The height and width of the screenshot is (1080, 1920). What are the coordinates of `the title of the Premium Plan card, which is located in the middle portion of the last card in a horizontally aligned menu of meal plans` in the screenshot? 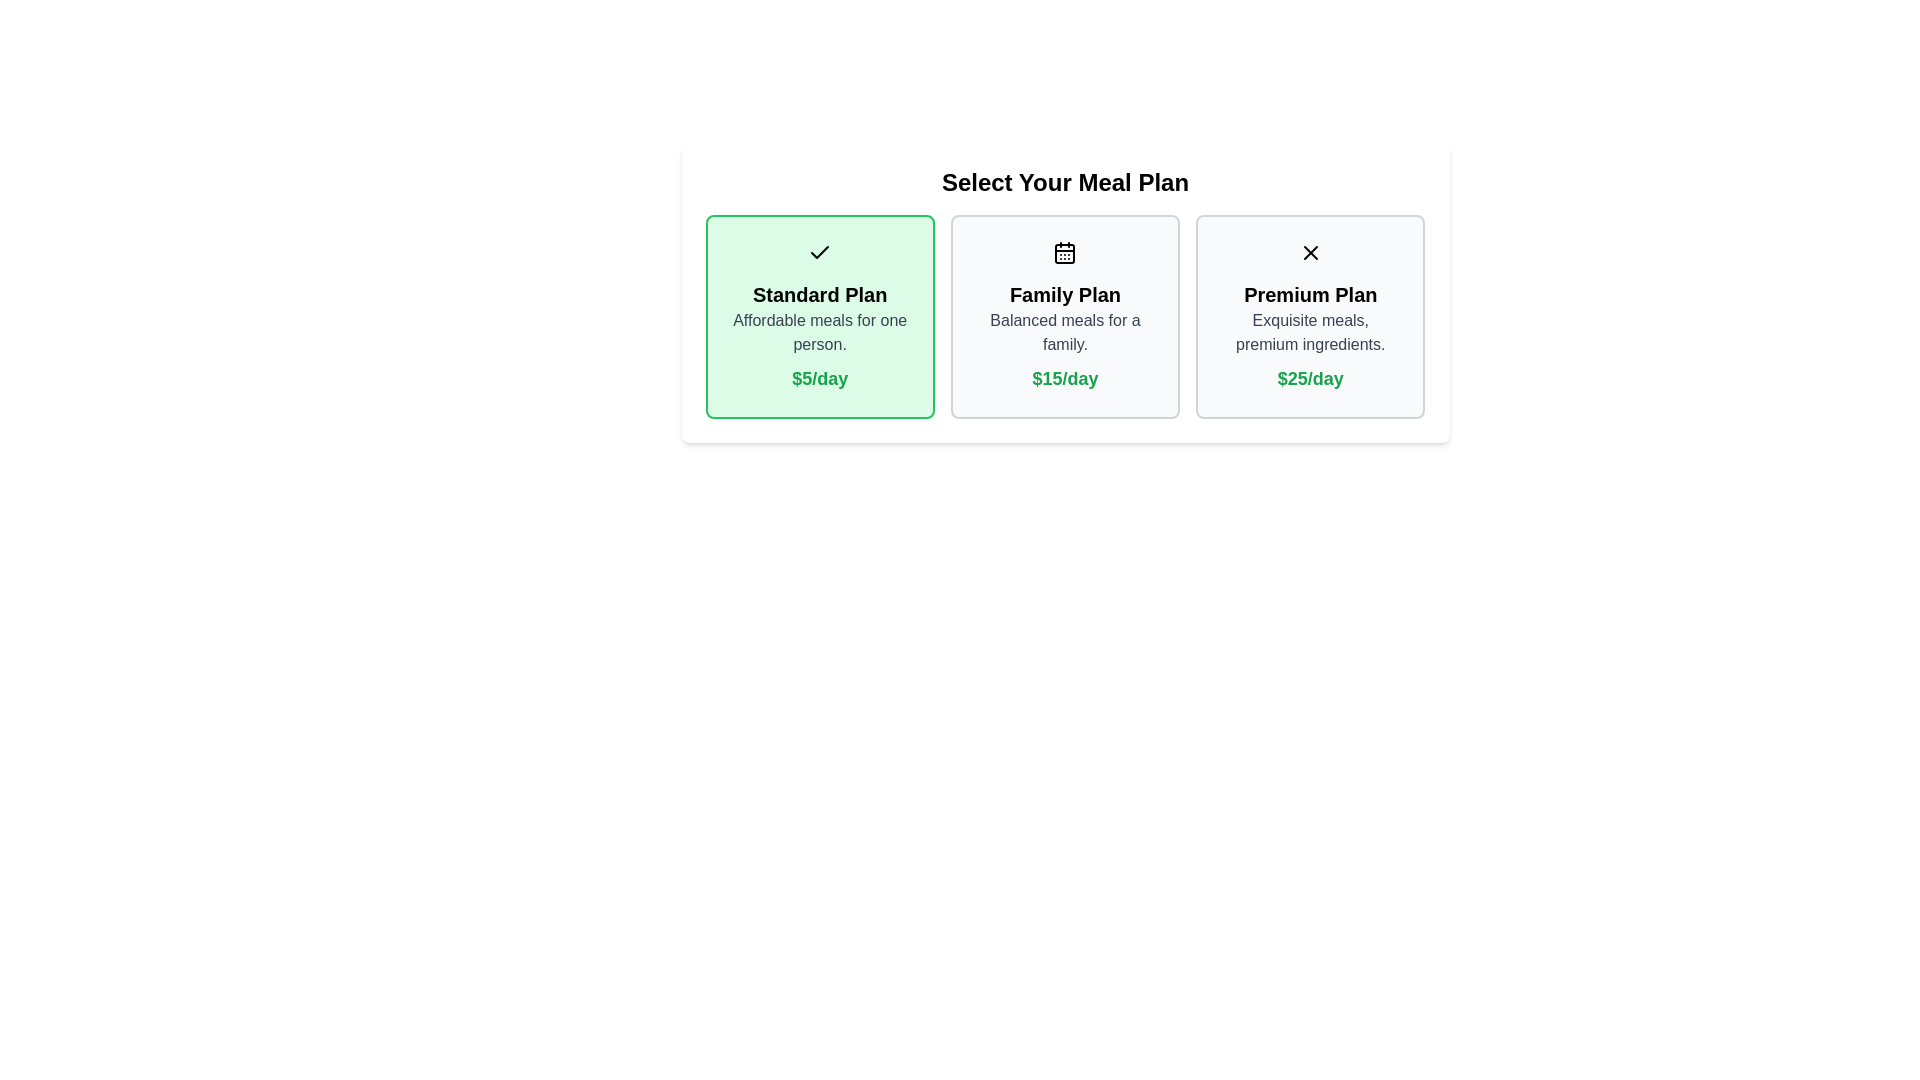 It's located at (1310, 294).